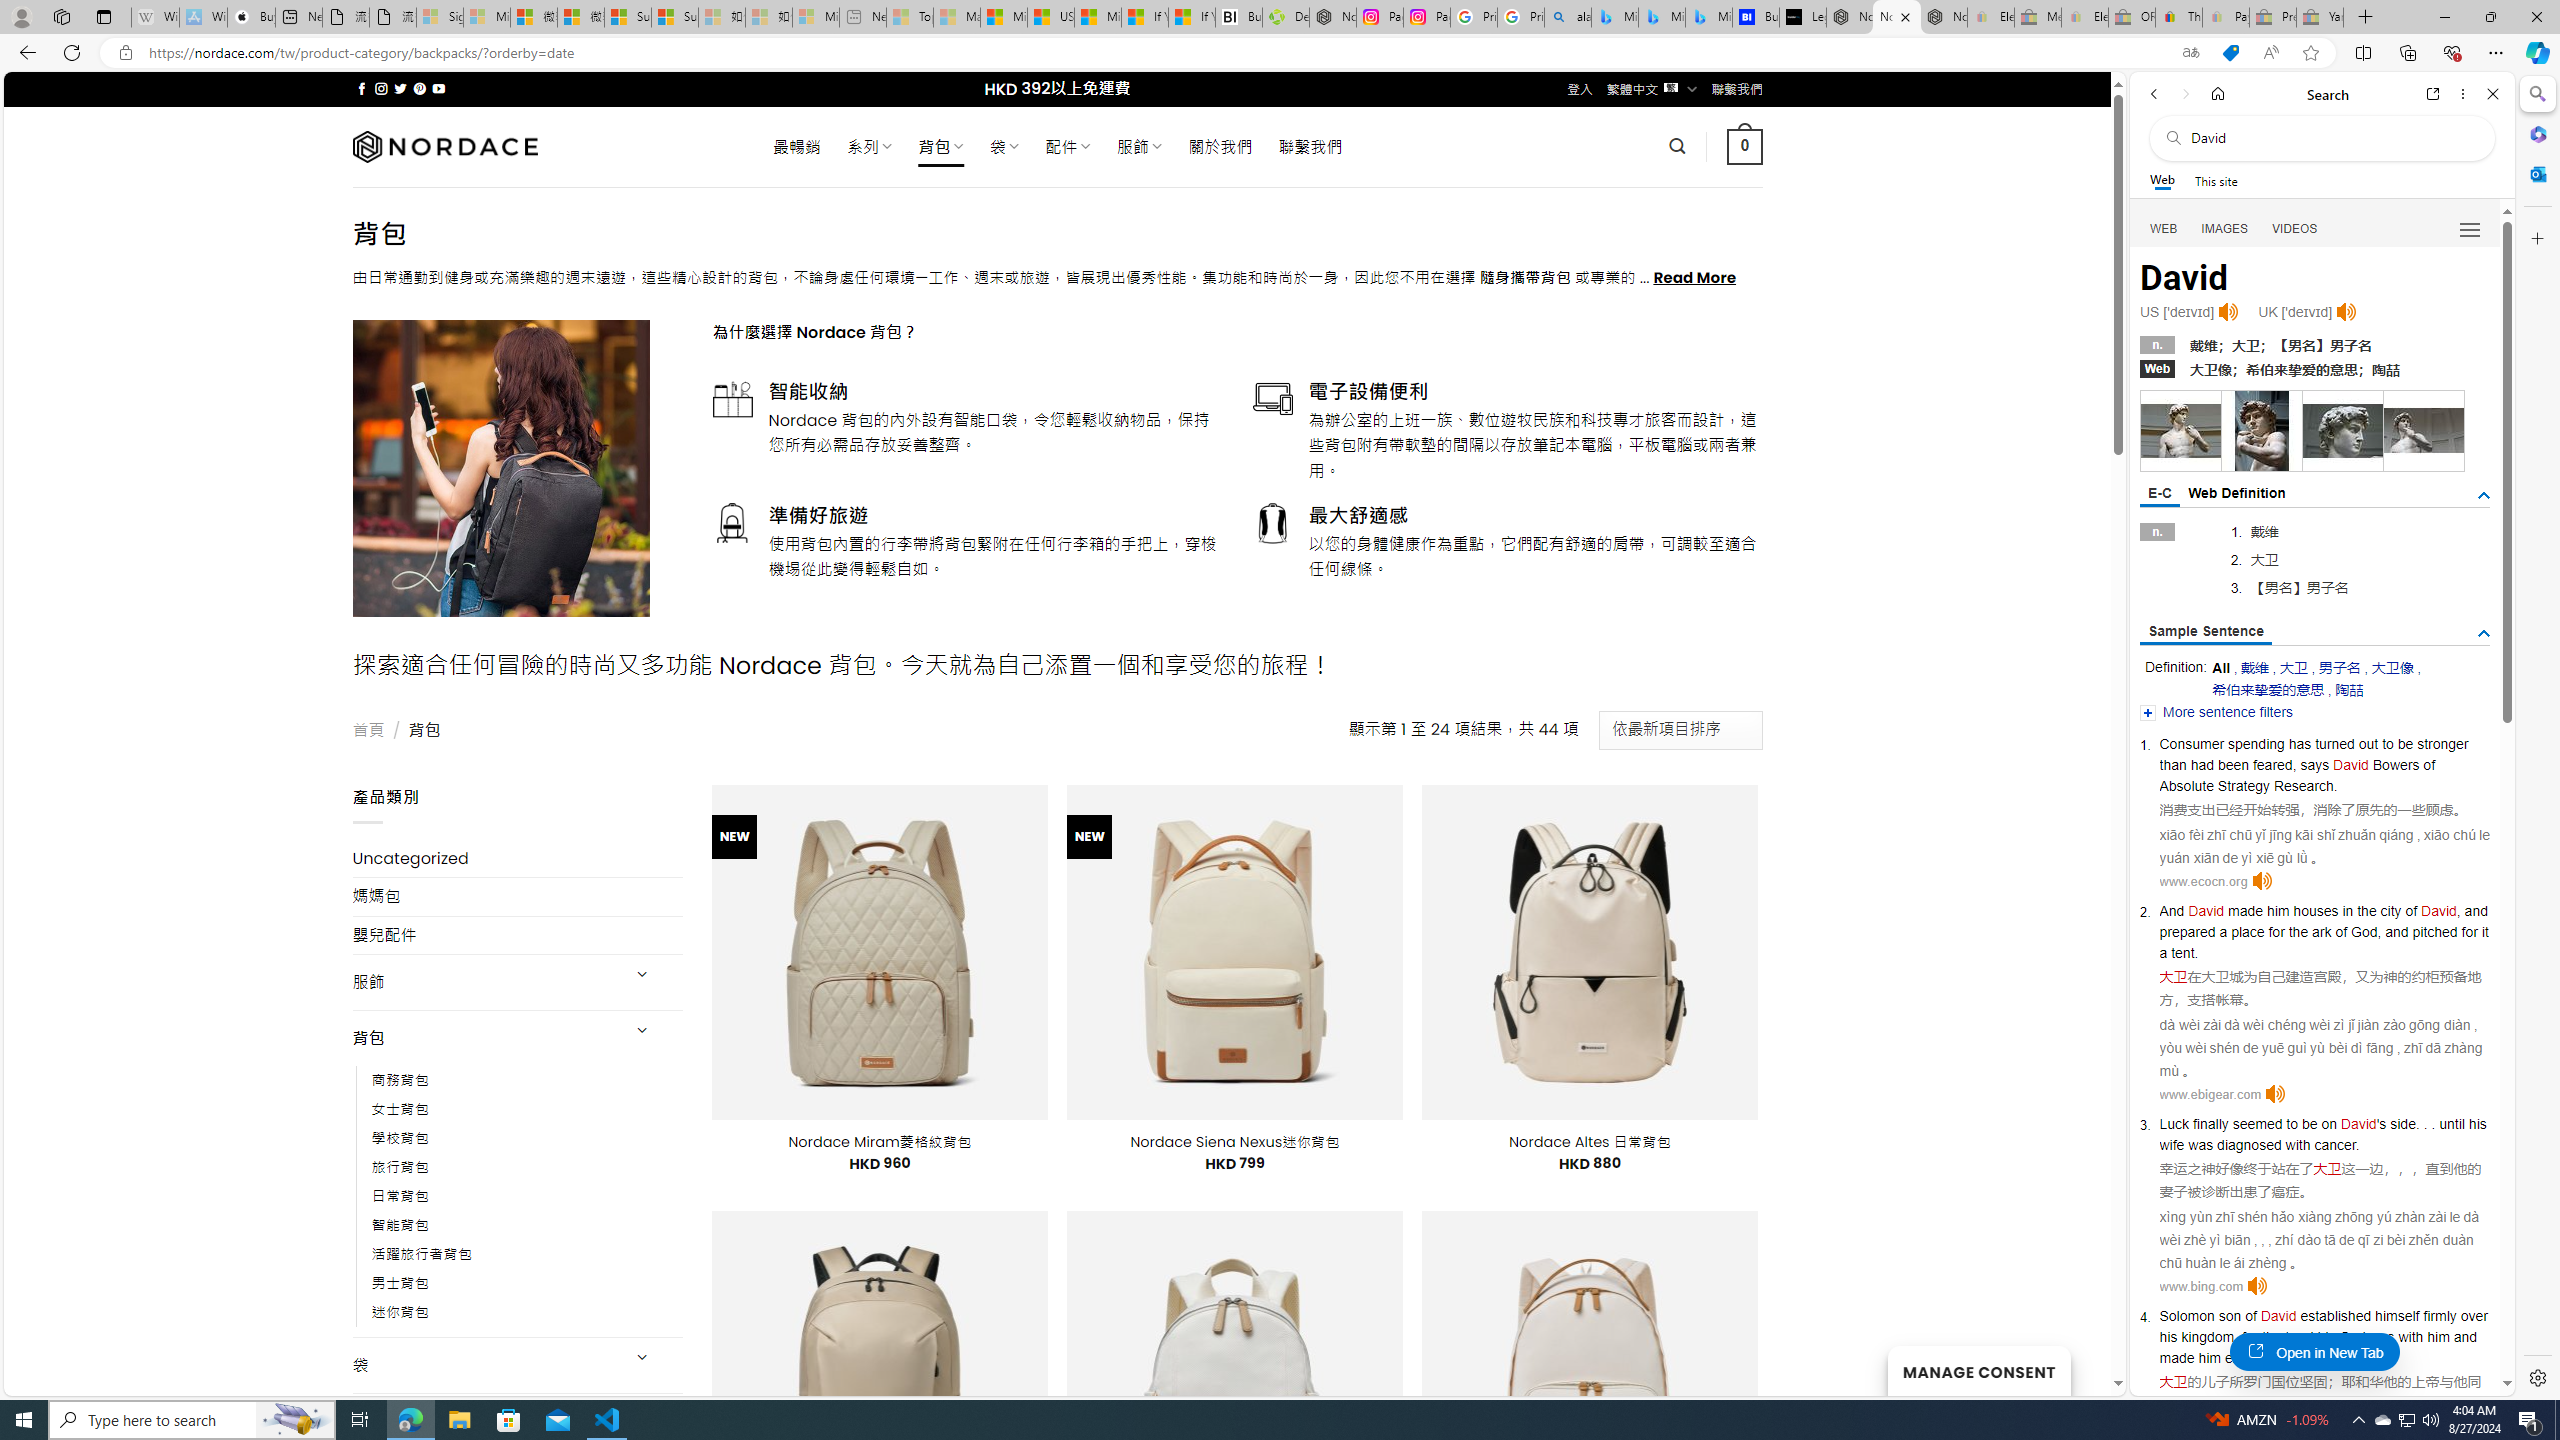  What do you see at coordinates (2160, 494) in the screenshot?
I see `'E-C'` at bounding box center [2160, 494].